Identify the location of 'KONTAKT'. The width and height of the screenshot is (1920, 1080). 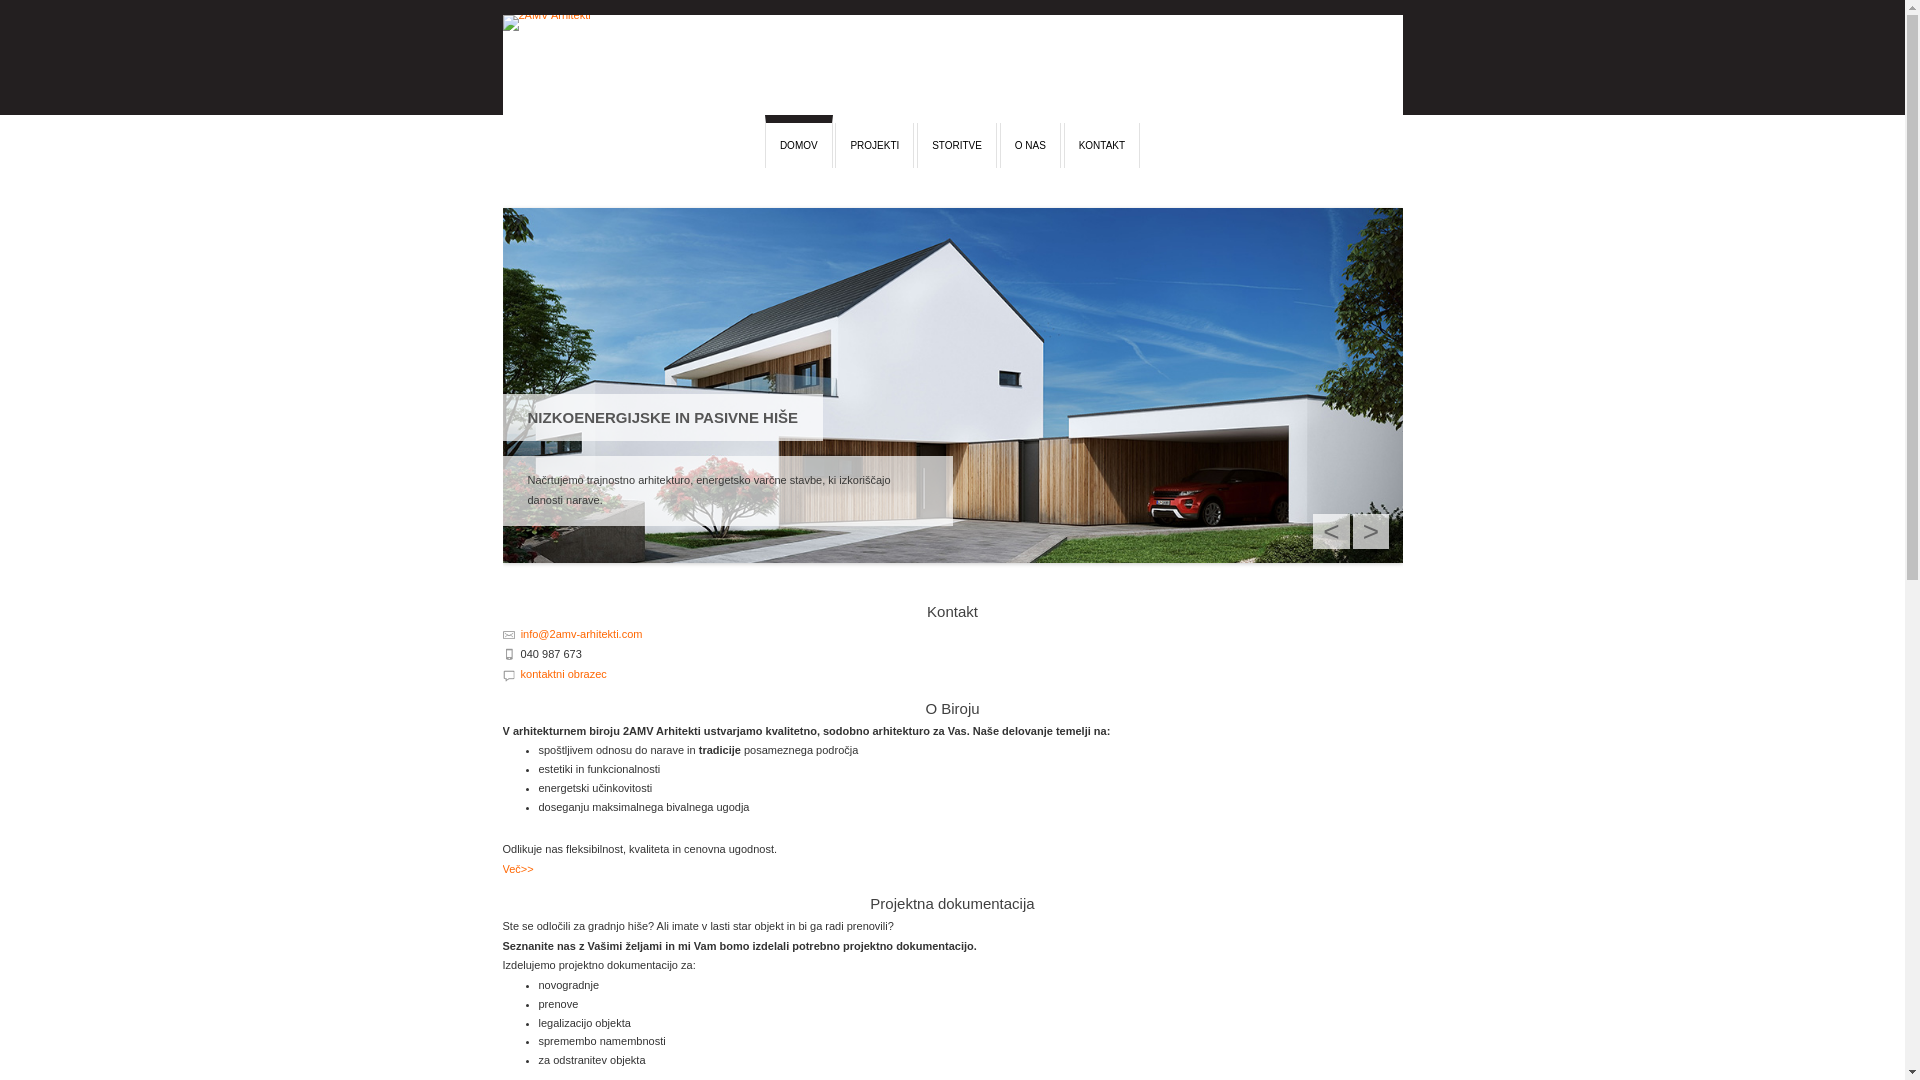
(1101, 144).